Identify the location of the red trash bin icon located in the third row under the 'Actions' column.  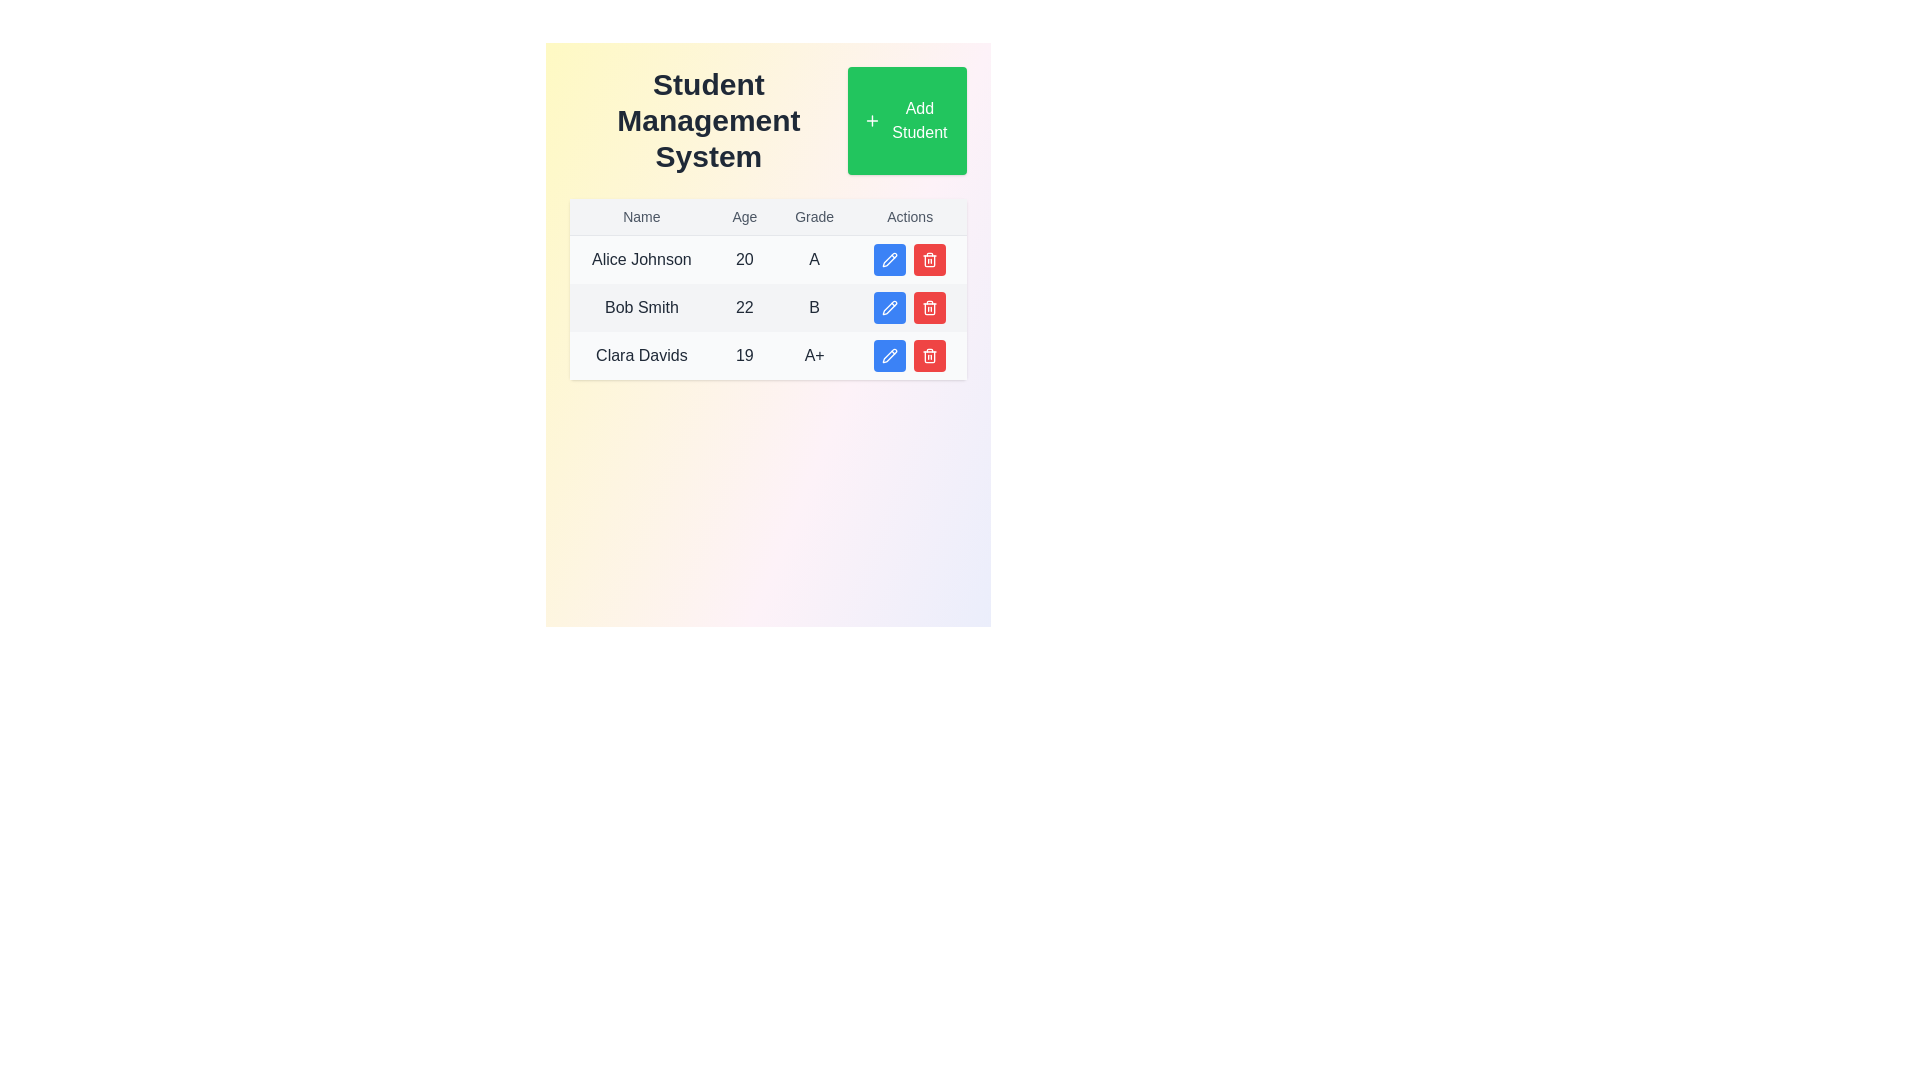
(929, 260).